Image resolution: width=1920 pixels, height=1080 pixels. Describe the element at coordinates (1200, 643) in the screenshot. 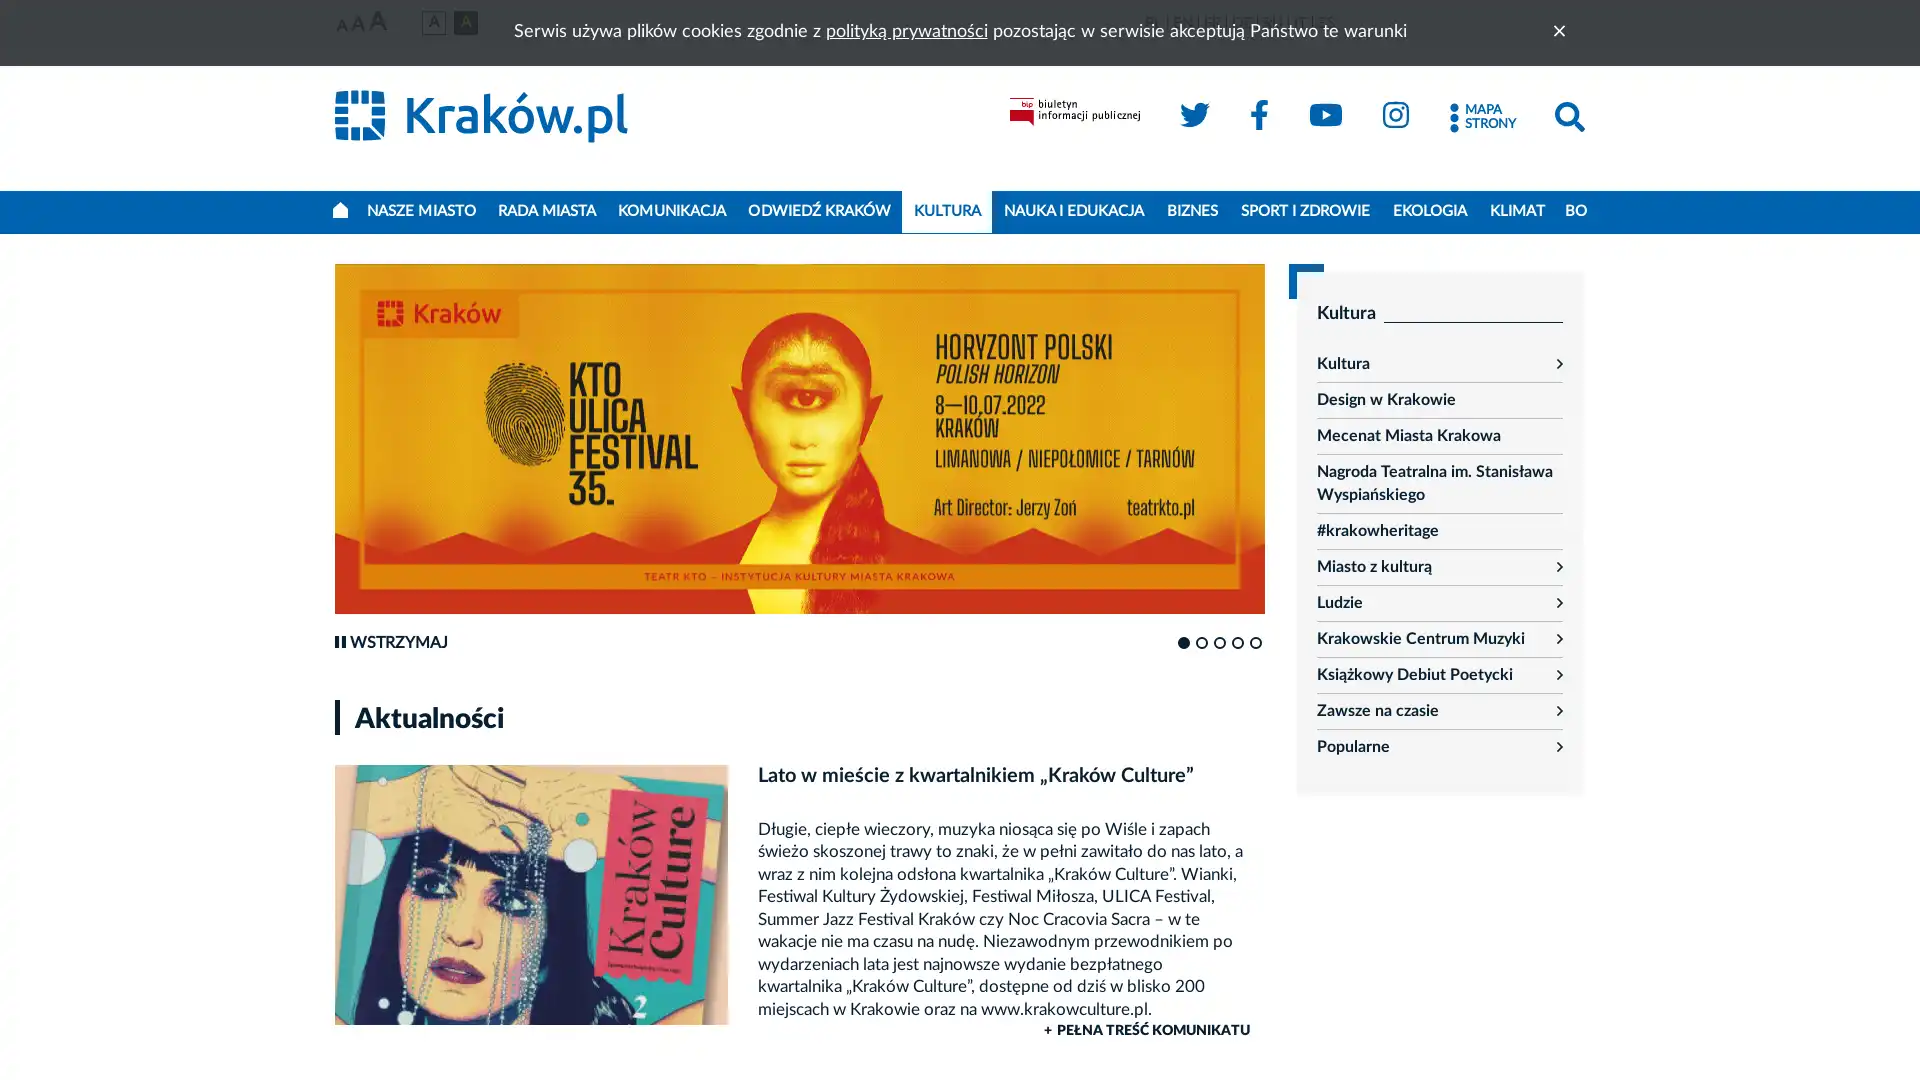

I see `Go to slide 2` at that location.